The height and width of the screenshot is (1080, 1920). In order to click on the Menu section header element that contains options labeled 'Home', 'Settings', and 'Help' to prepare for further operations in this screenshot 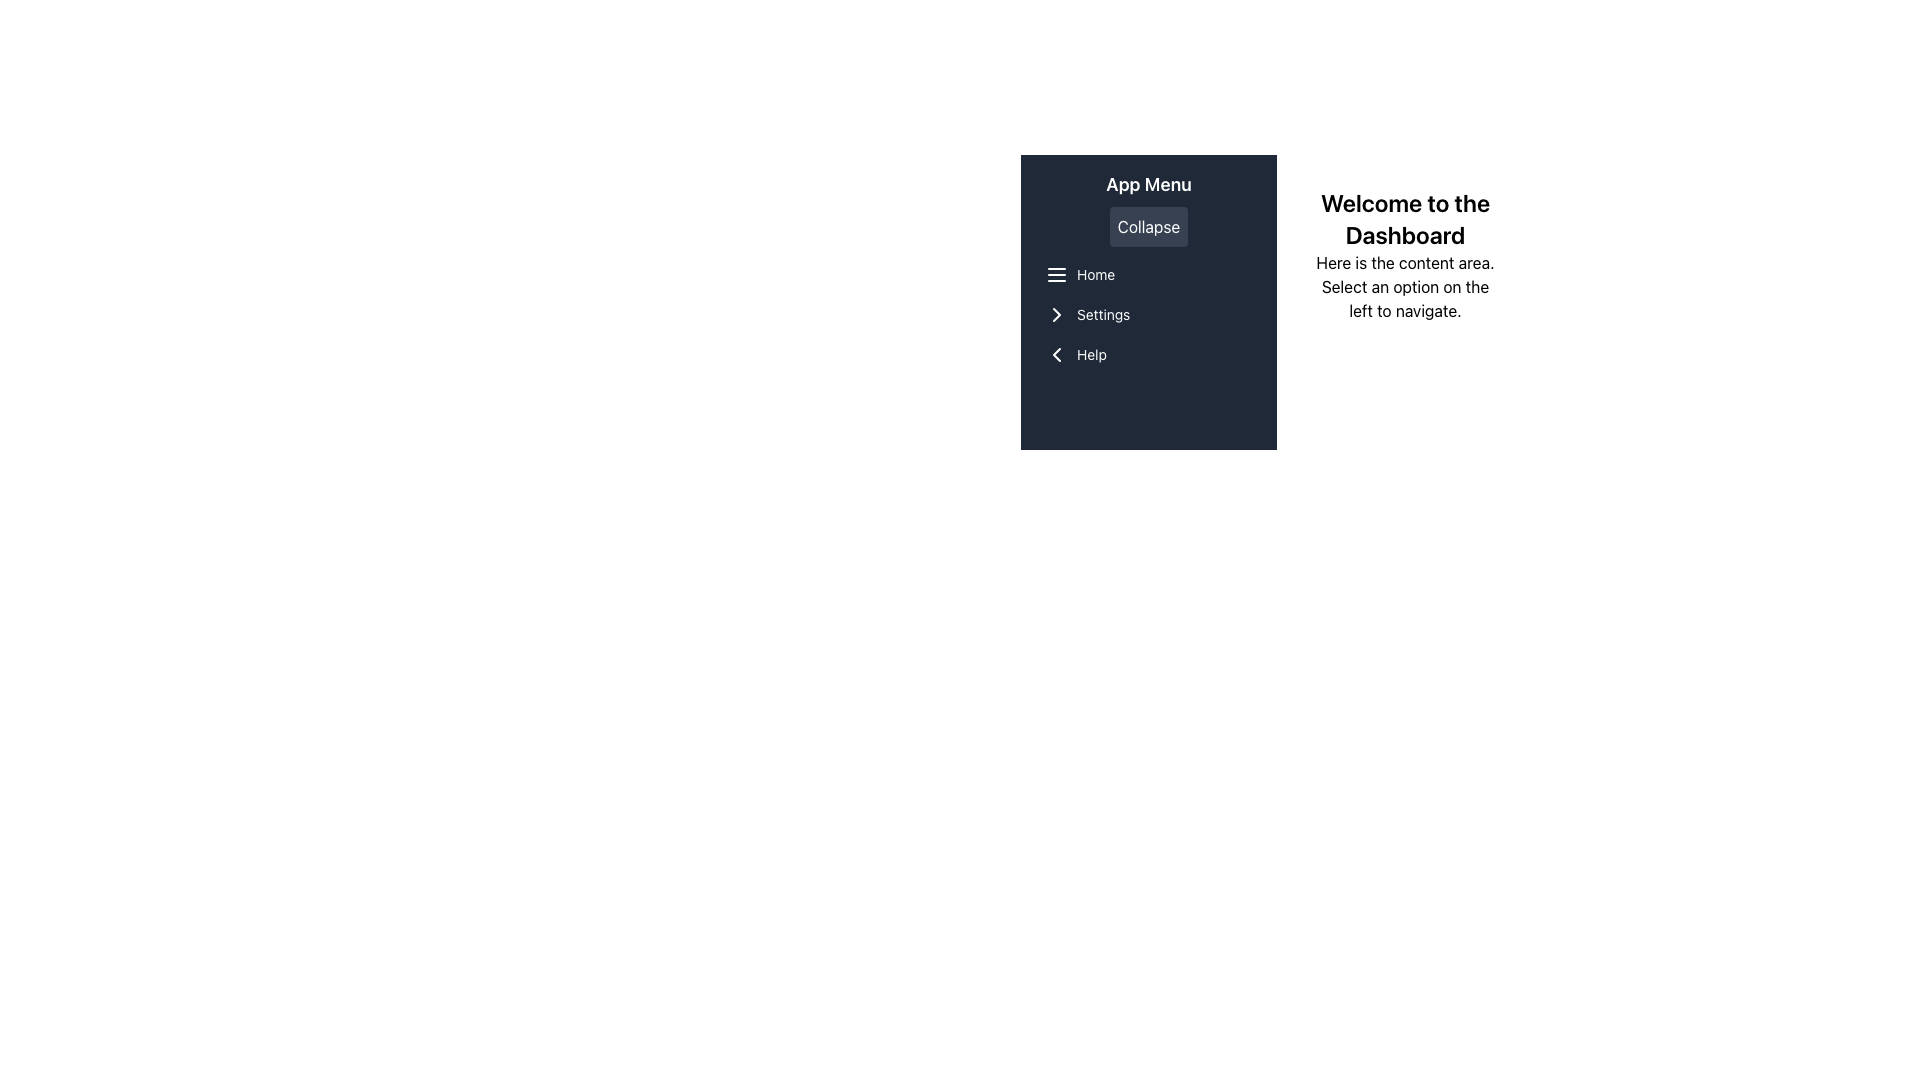, I will do `click(1148, 315)`.